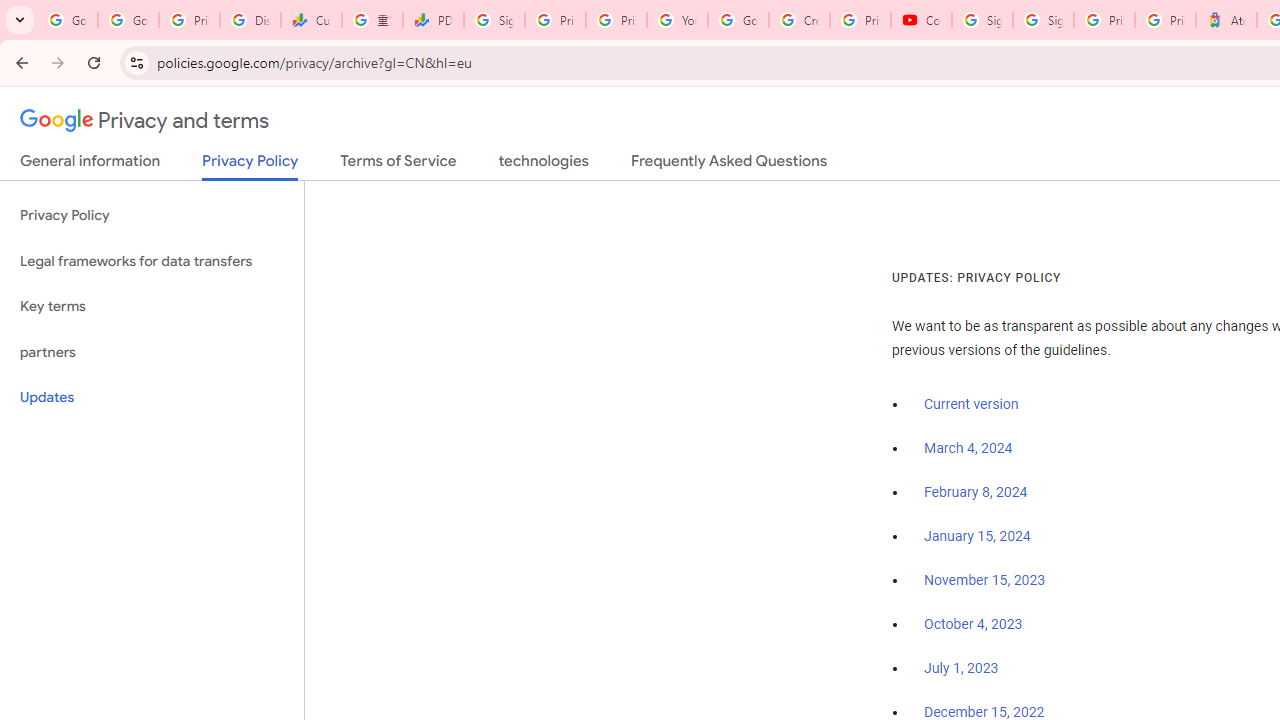 Image resolution: width=1280 pixels, height=720 pixels. I want to click on 'YouTube', so click(677, 20).